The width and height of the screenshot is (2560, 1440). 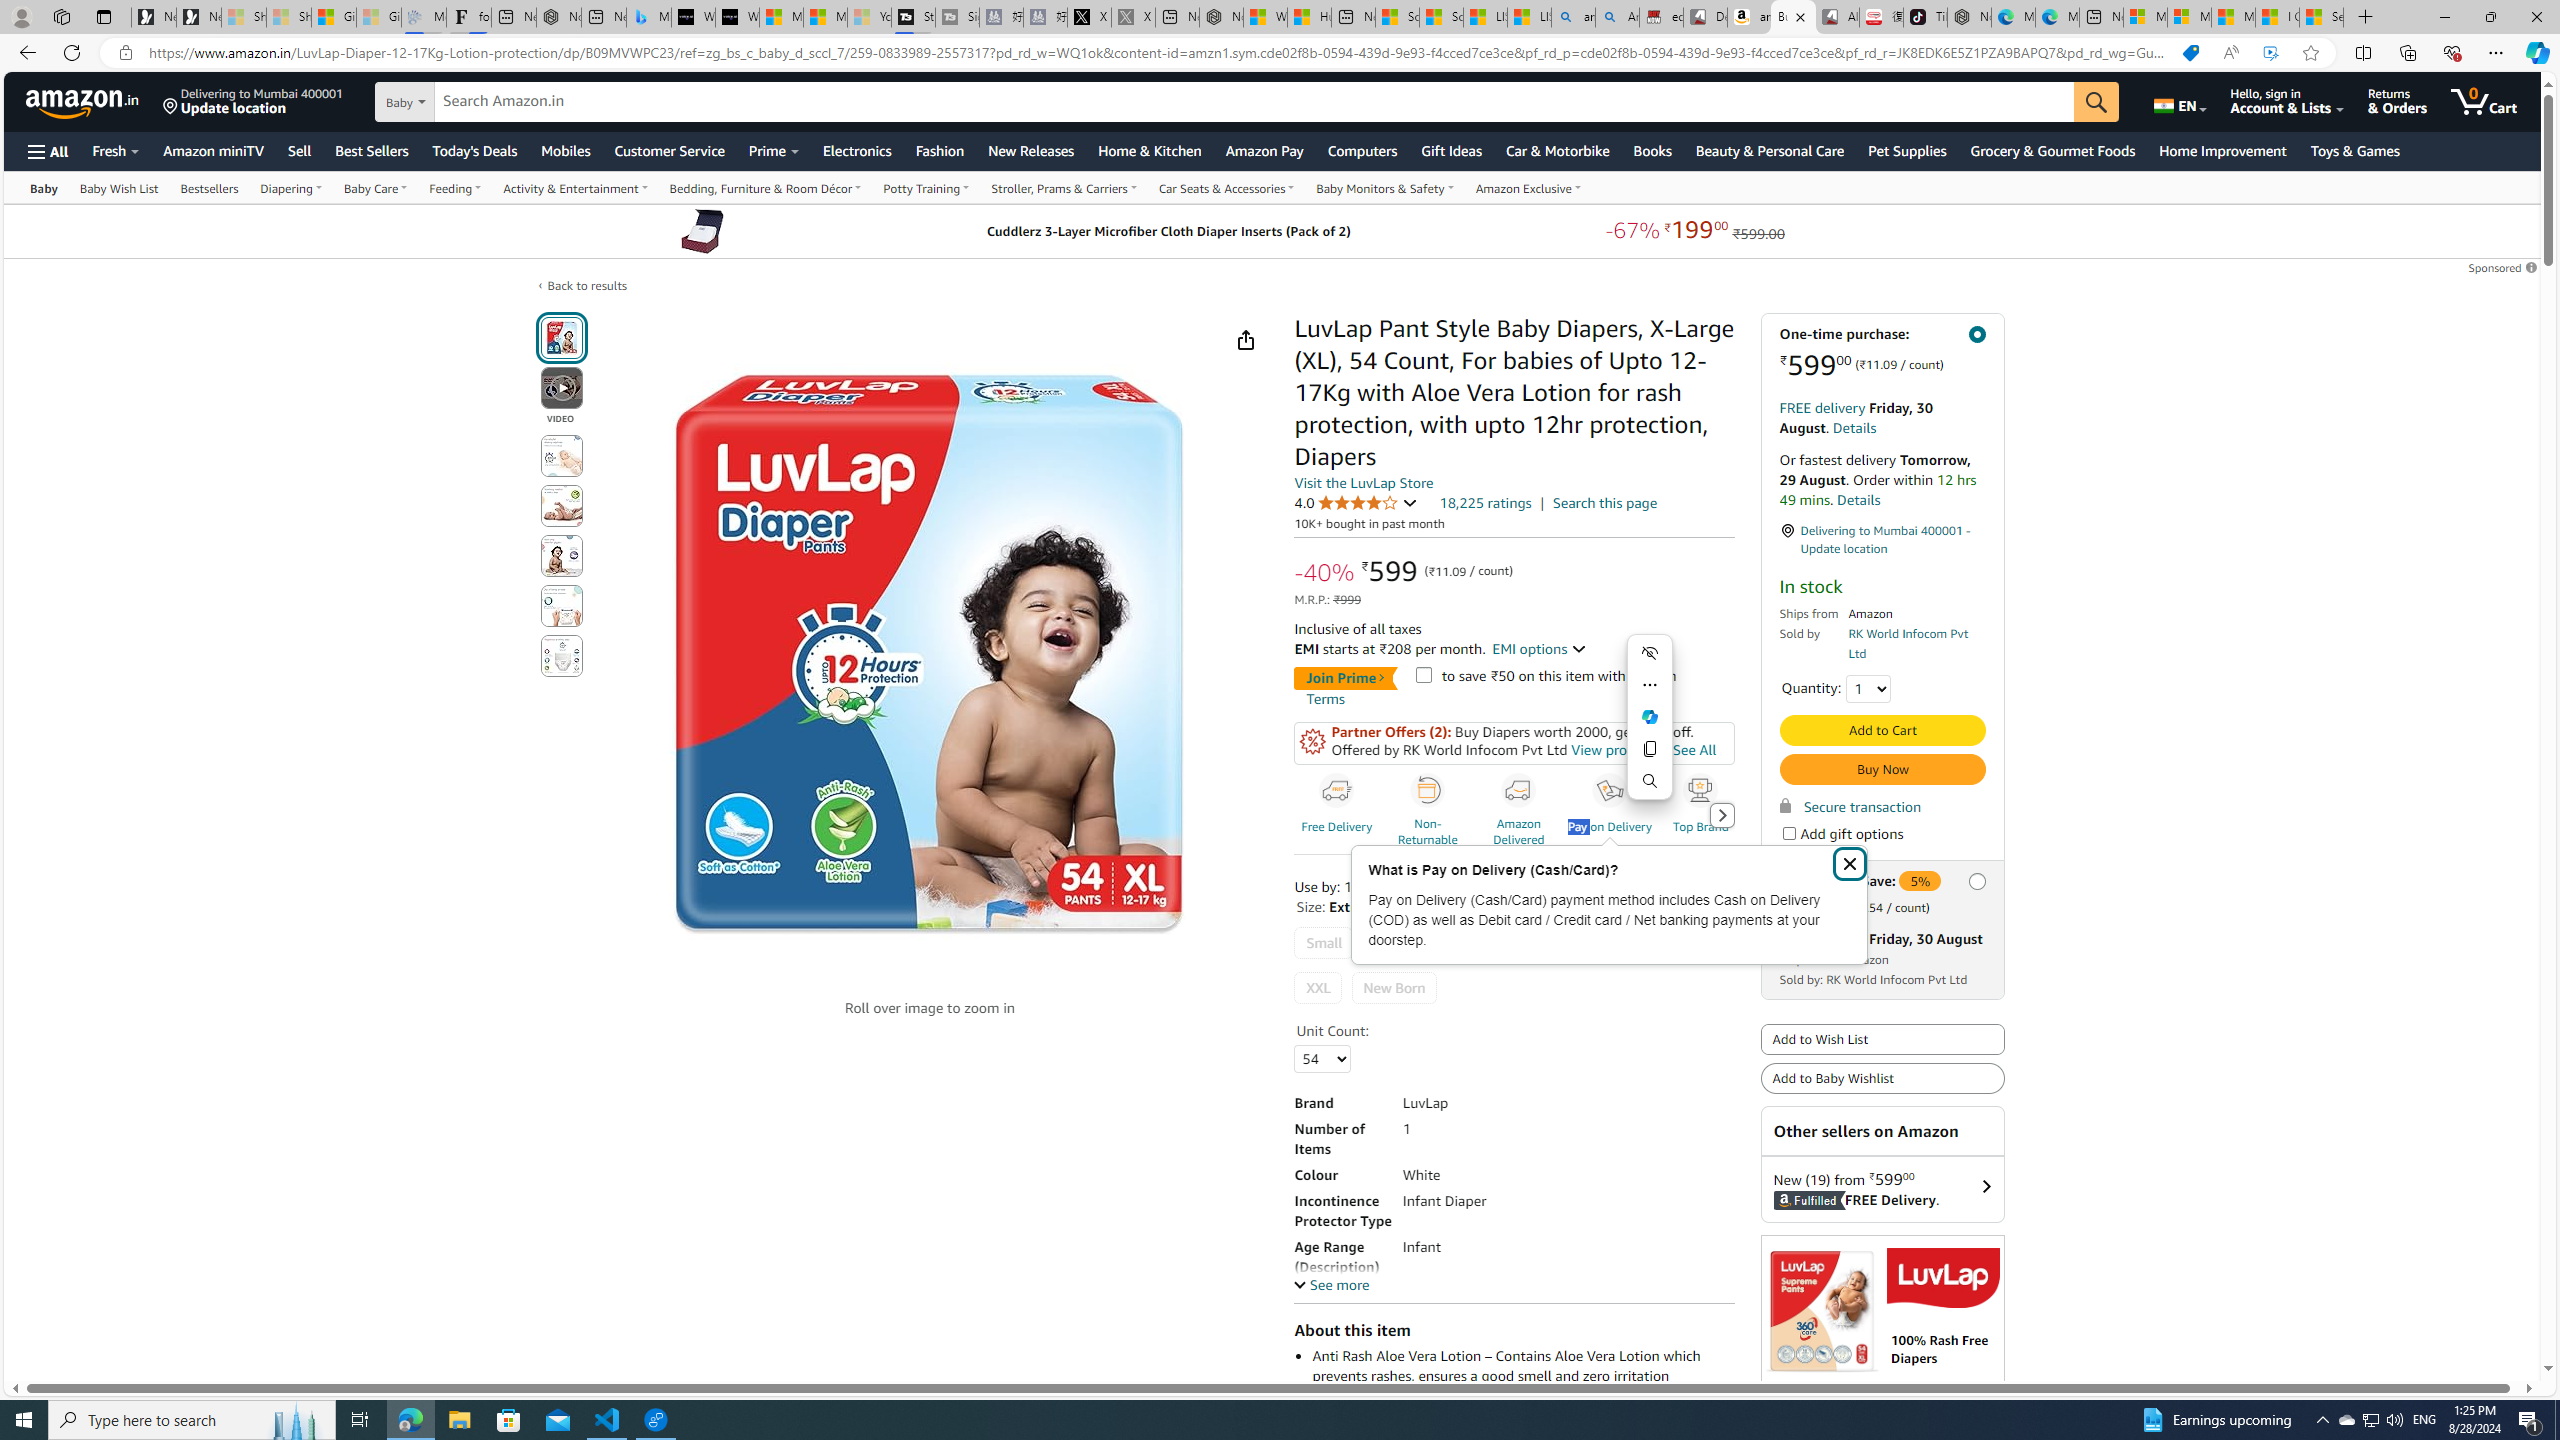 What do you see at coordinates (1220, 16) in the screenshot?
I see `'Nordace - My Account'` at bounding box center [1220, 16].